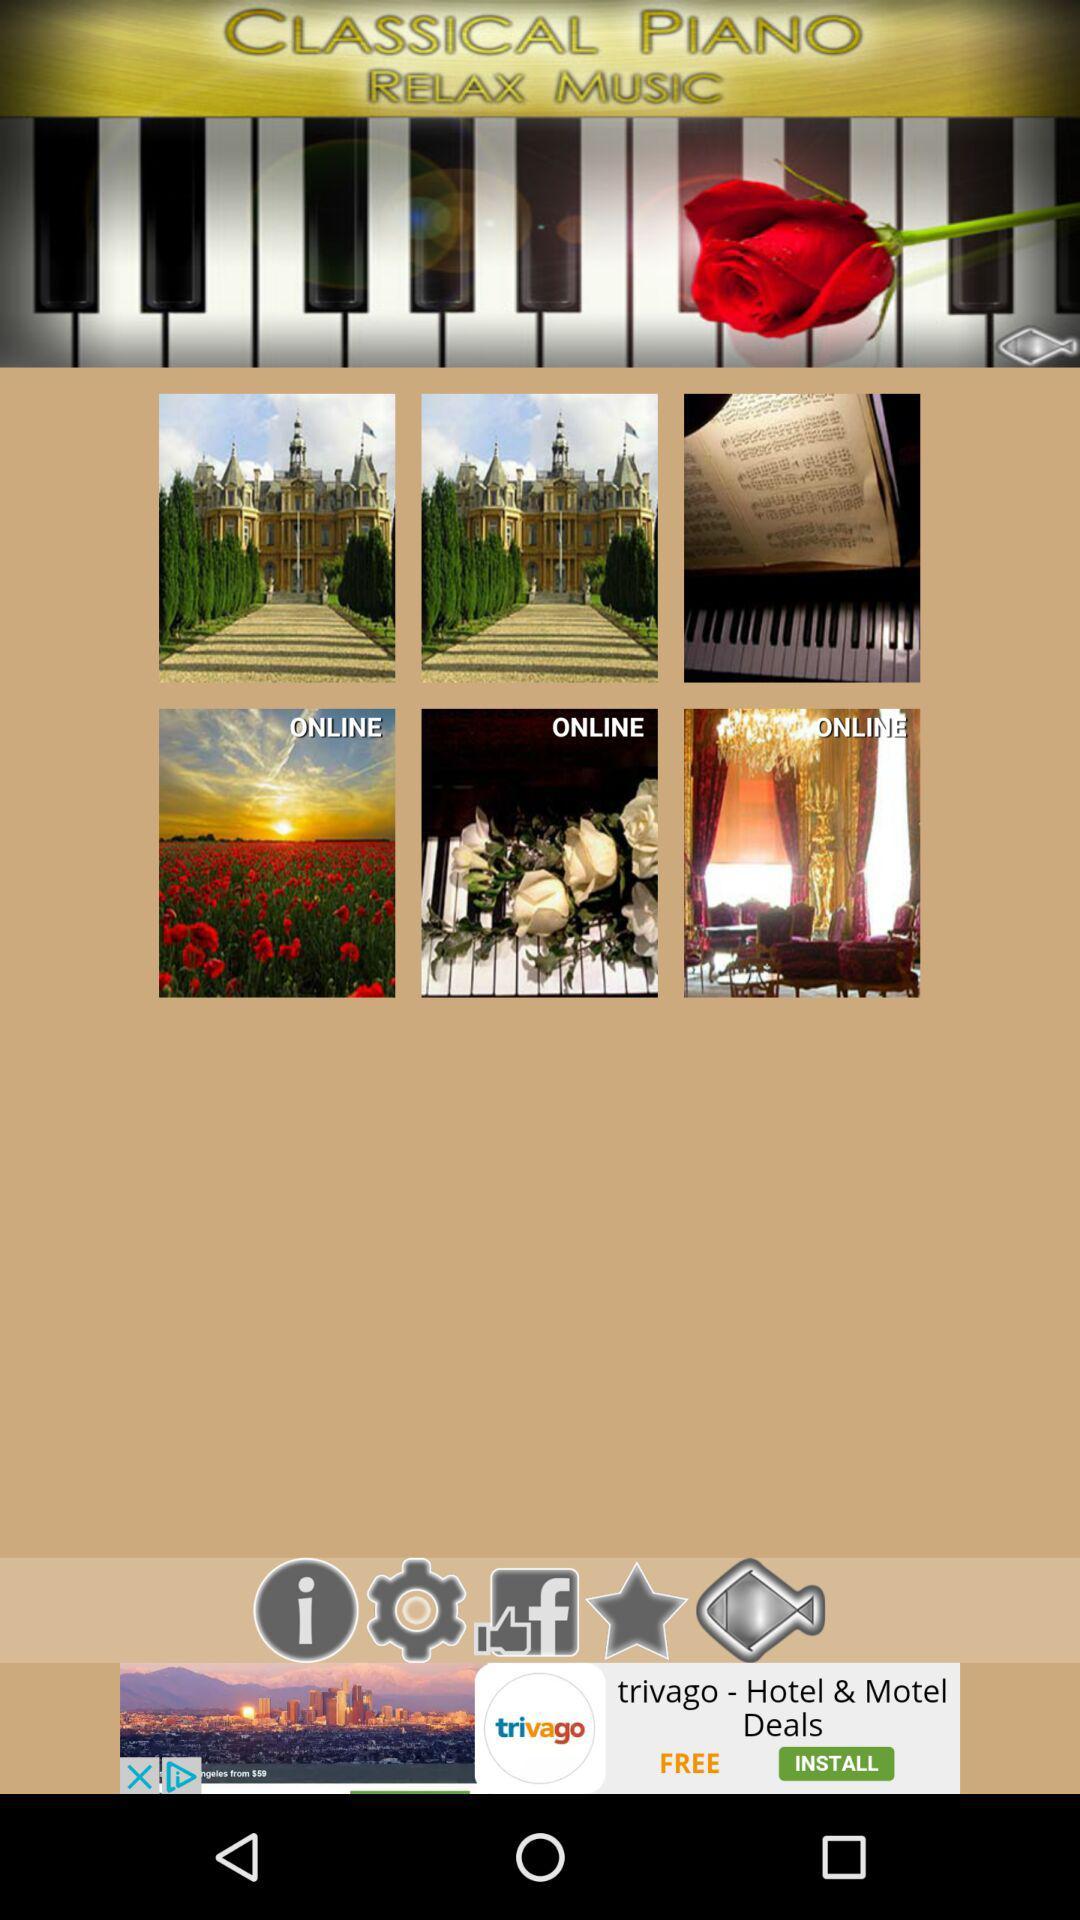 The height and width of the screenshot is (1920, 1080). I want to click on the number, so click(277, 538).